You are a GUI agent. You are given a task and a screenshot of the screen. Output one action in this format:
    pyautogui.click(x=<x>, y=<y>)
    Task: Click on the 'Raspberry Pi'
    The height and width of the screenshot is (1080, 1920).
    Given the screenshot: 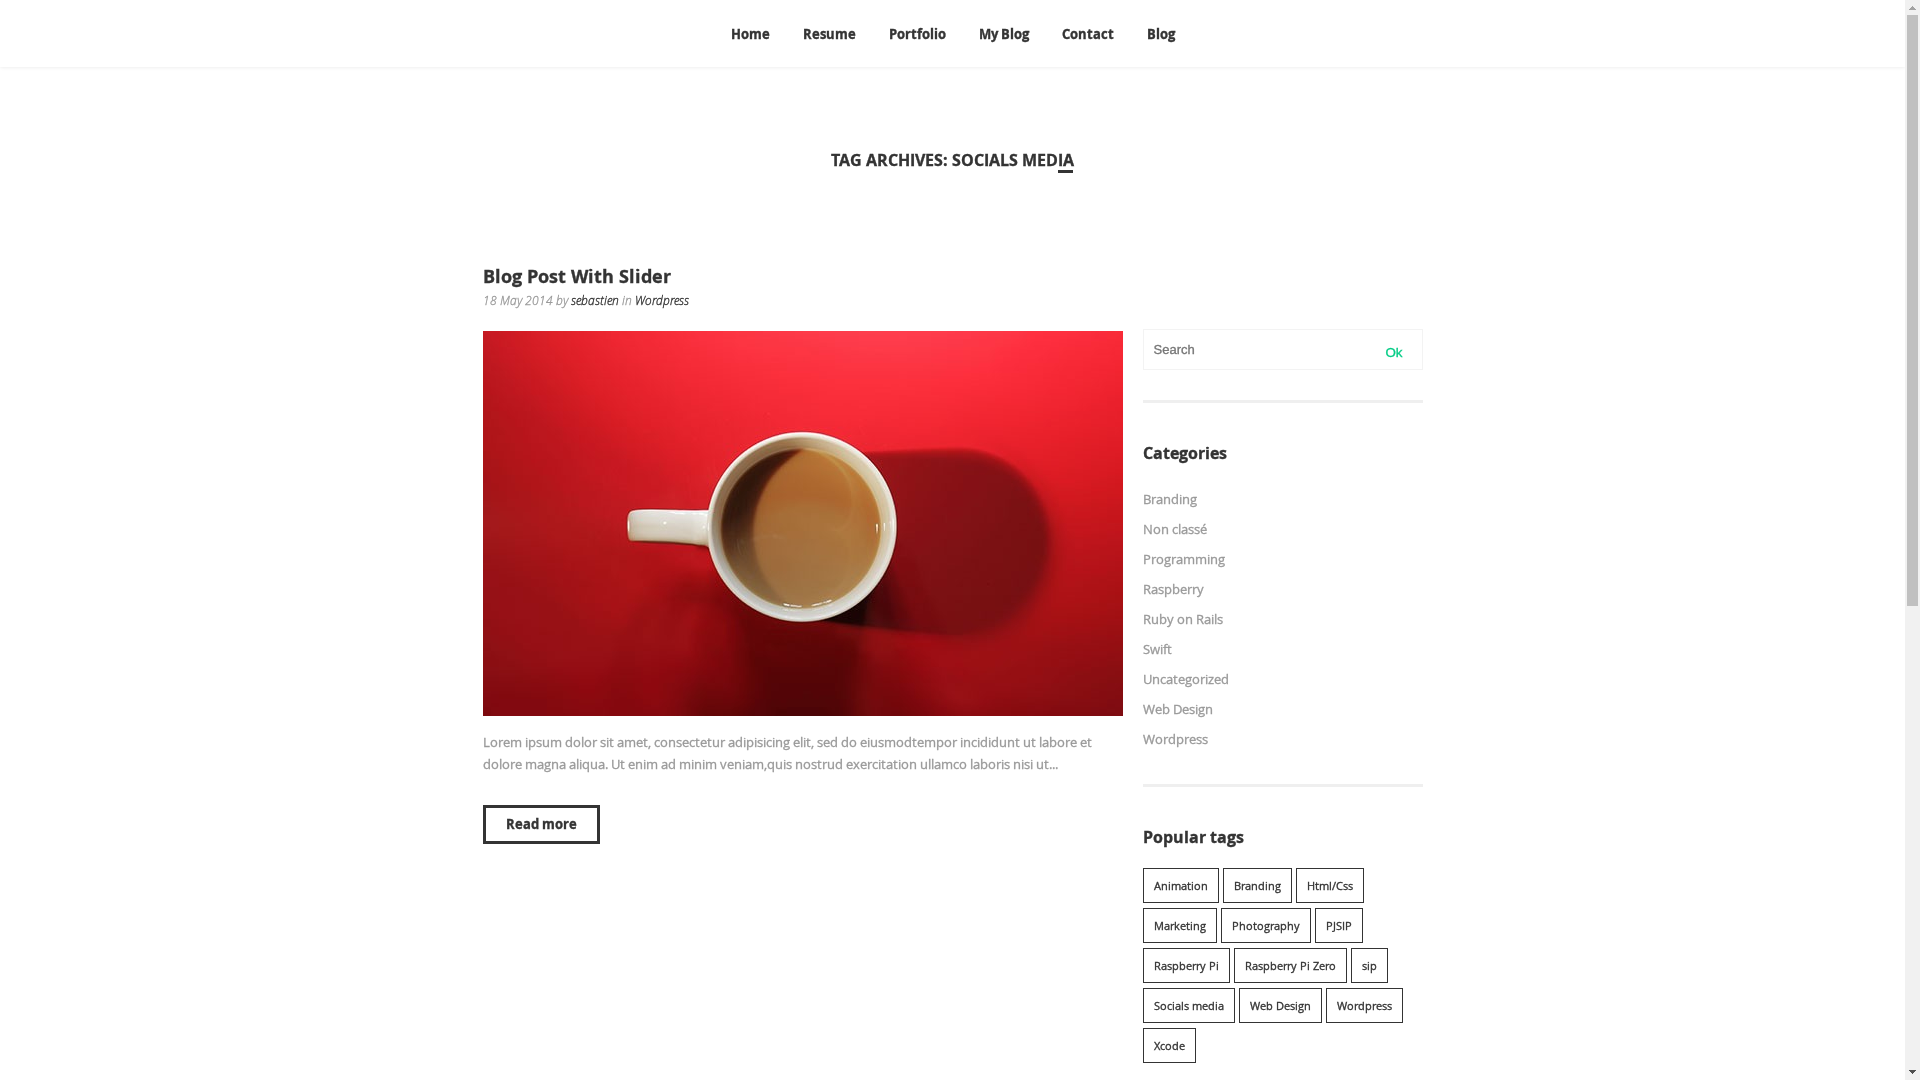 What is the action you would take?
    pyautogui.click(x=1185, y=964)
    